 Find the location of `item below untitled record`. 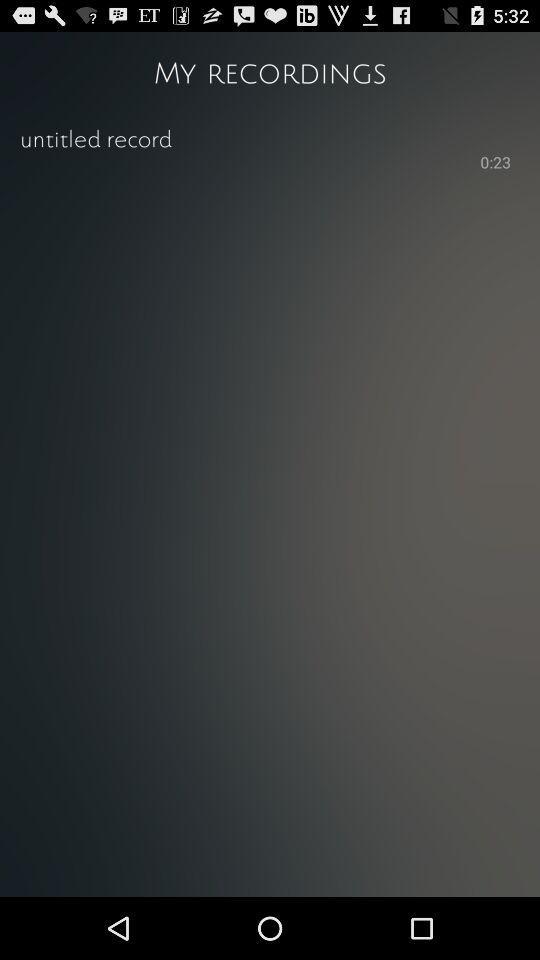

item below untitled record is located at coordinates (248, 160).